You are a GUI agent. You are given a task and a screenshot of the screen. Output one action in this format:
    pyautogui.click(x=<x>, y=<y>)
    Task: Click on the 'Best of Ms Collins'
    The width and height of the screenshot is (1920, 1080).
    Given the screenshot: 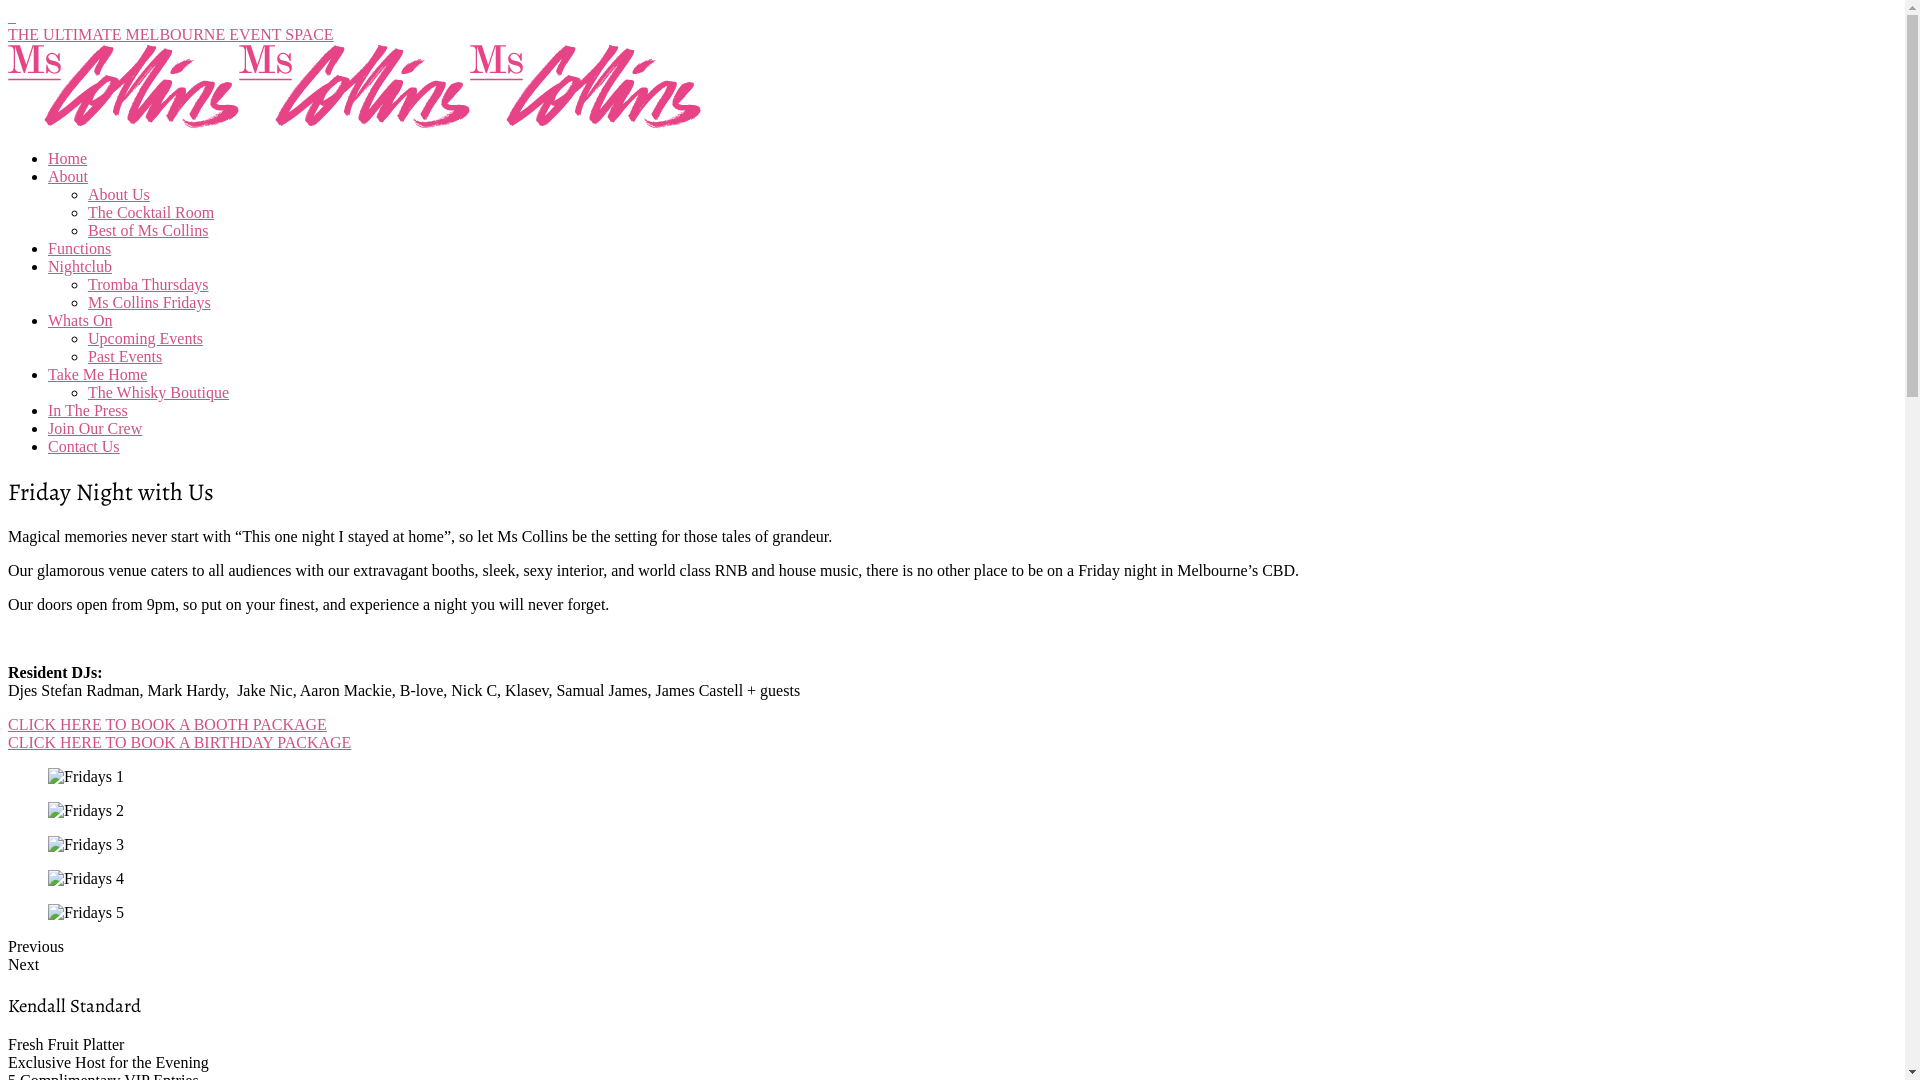 What is the action you would take?
    pyautogui.click(x=86, y=229)
    